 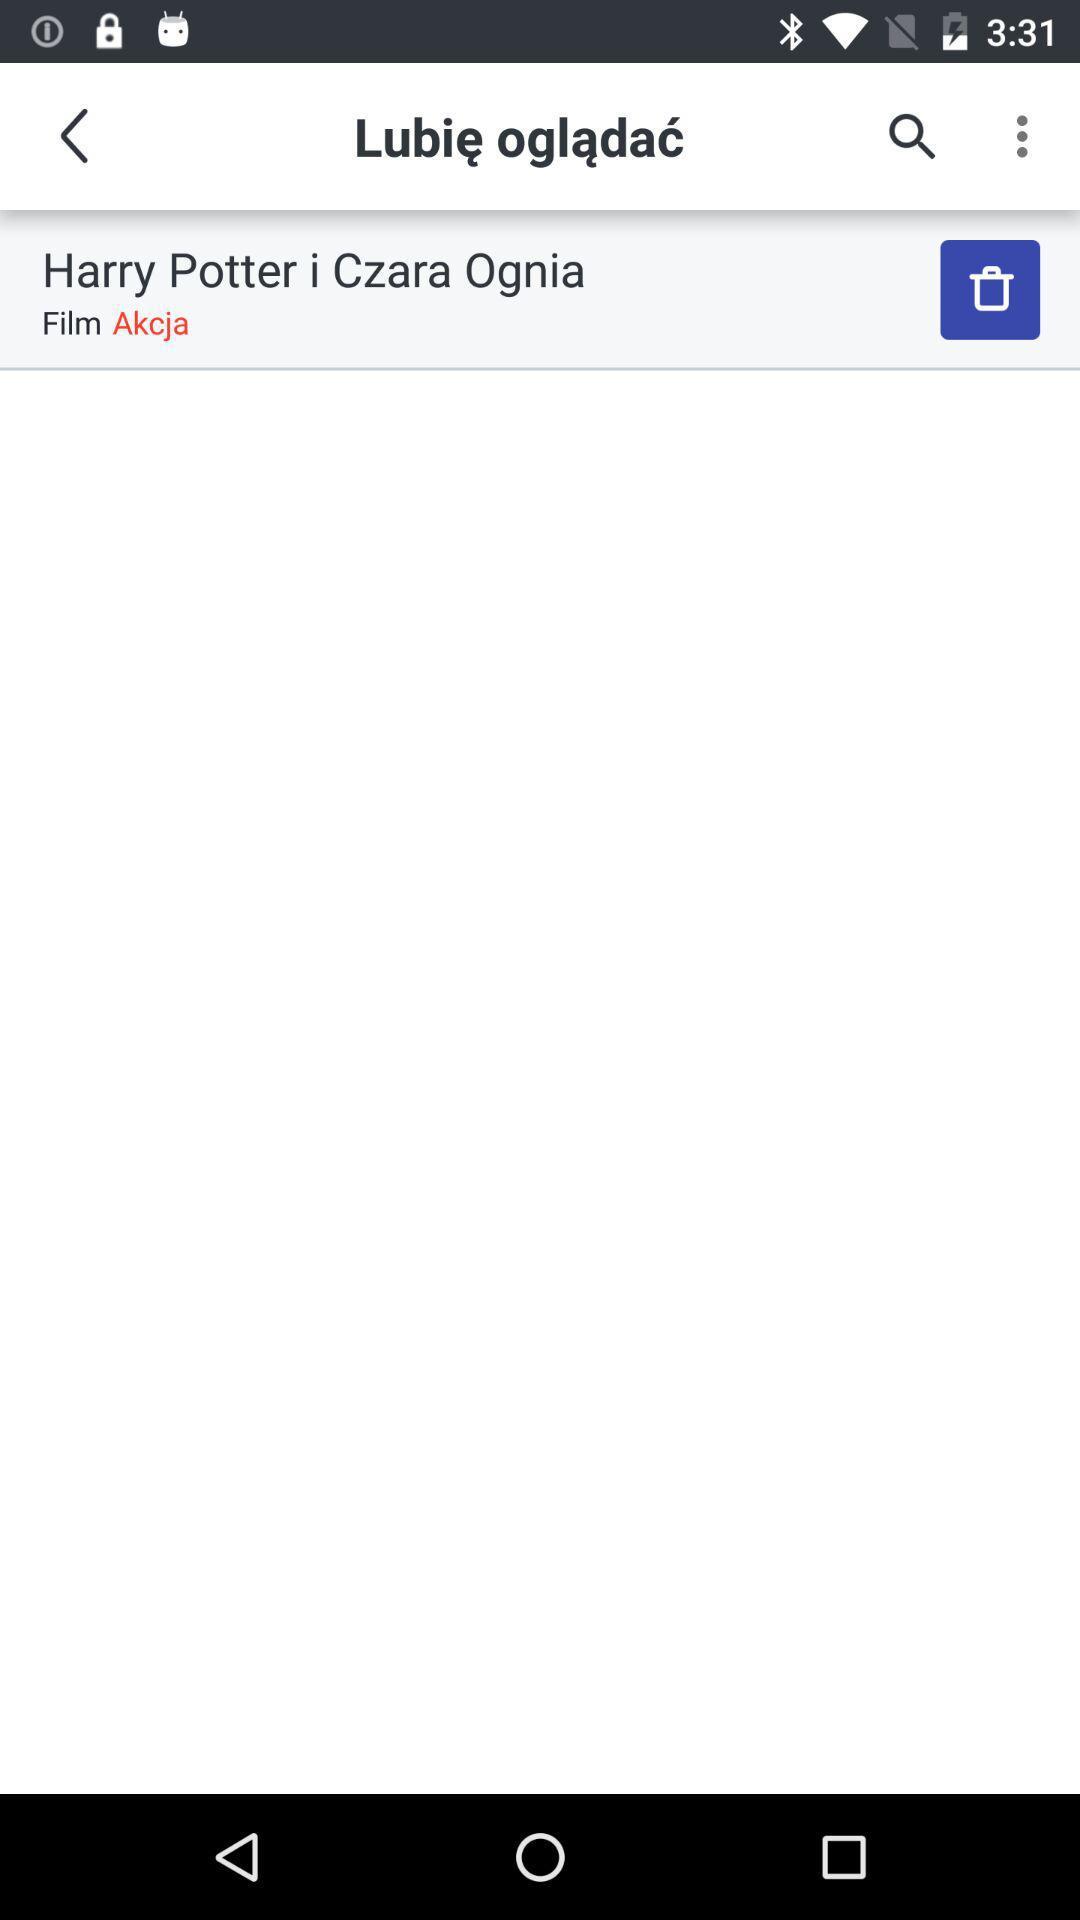 What do you see at coordinates (72, 135) in the screenshot?
I see `icon above harry potter i` at bounding box center [72, 135].